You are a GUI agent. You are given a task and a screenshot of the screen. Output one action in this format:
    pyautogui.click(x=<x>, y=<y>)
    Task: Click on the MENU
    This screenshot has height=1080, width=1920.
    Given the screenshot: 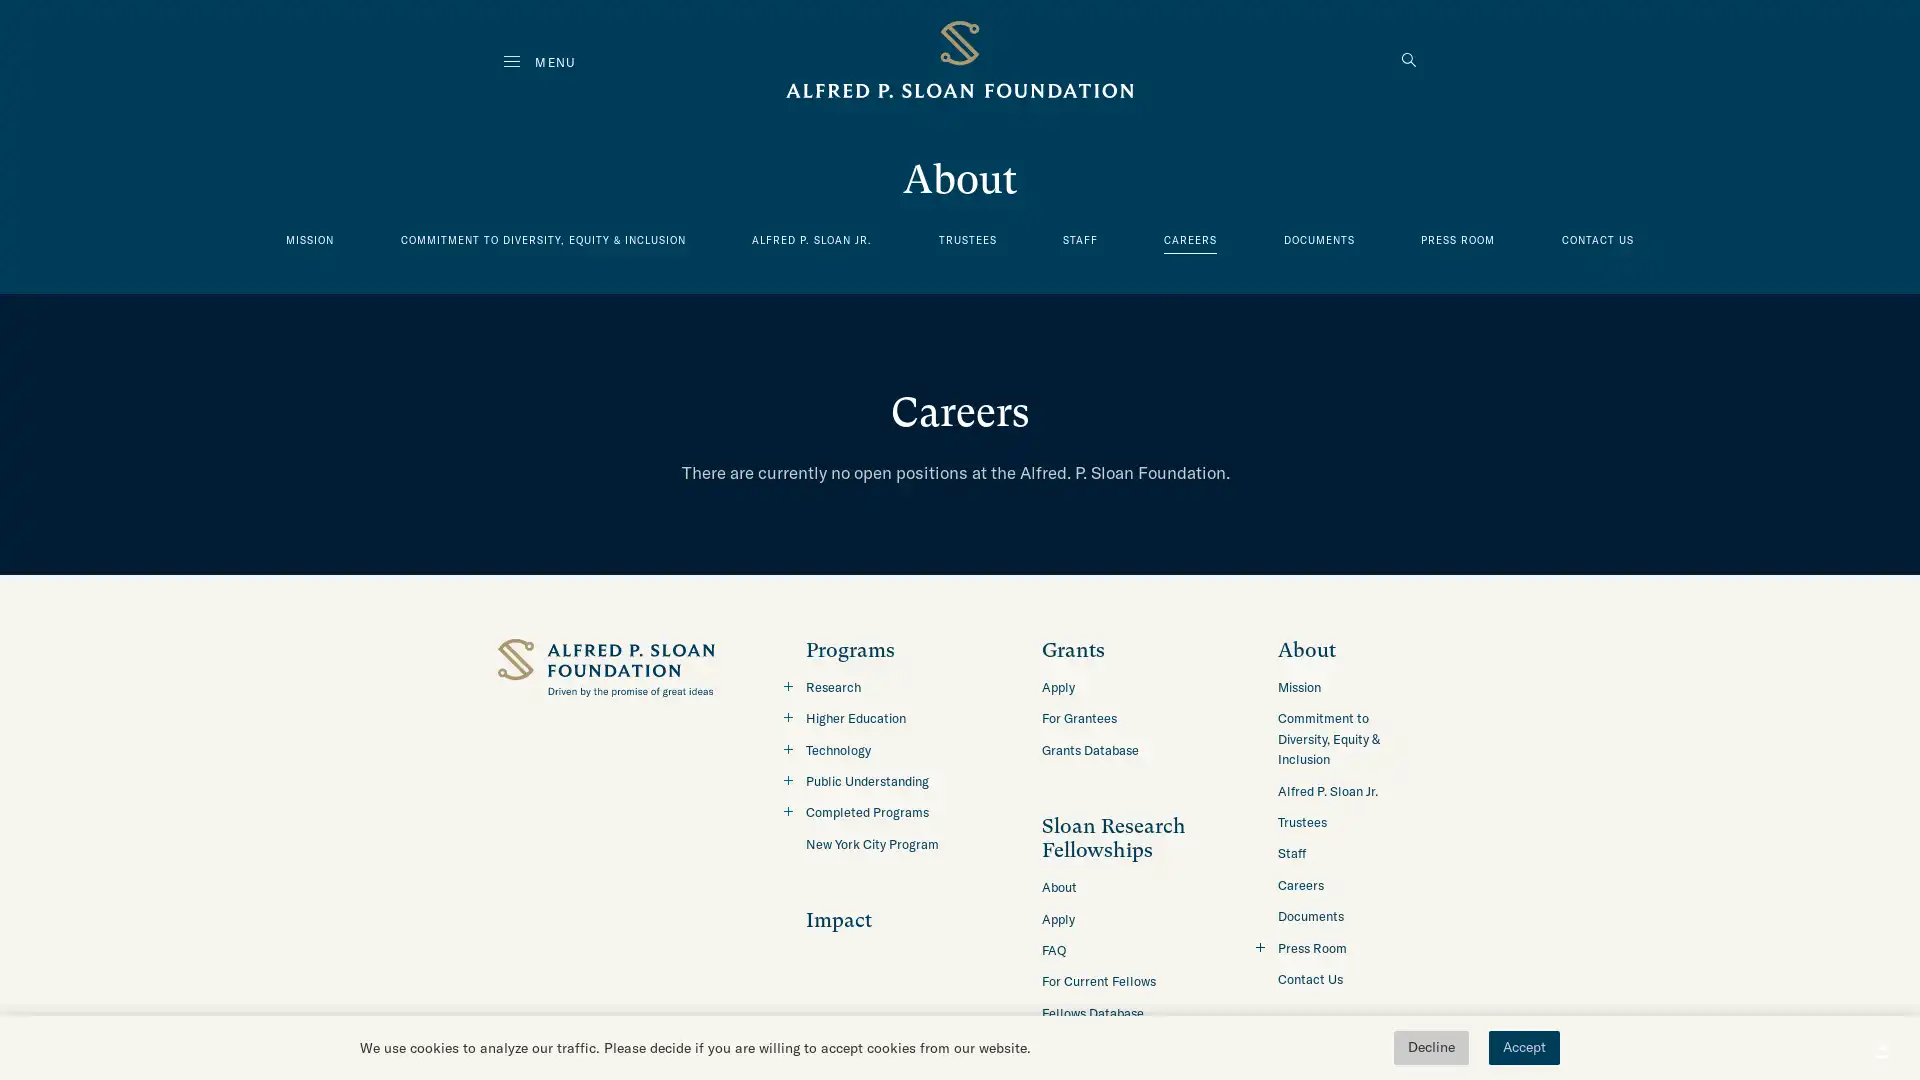 What is the action you would take?
    pyautogui.click(x=539, y=61)
    